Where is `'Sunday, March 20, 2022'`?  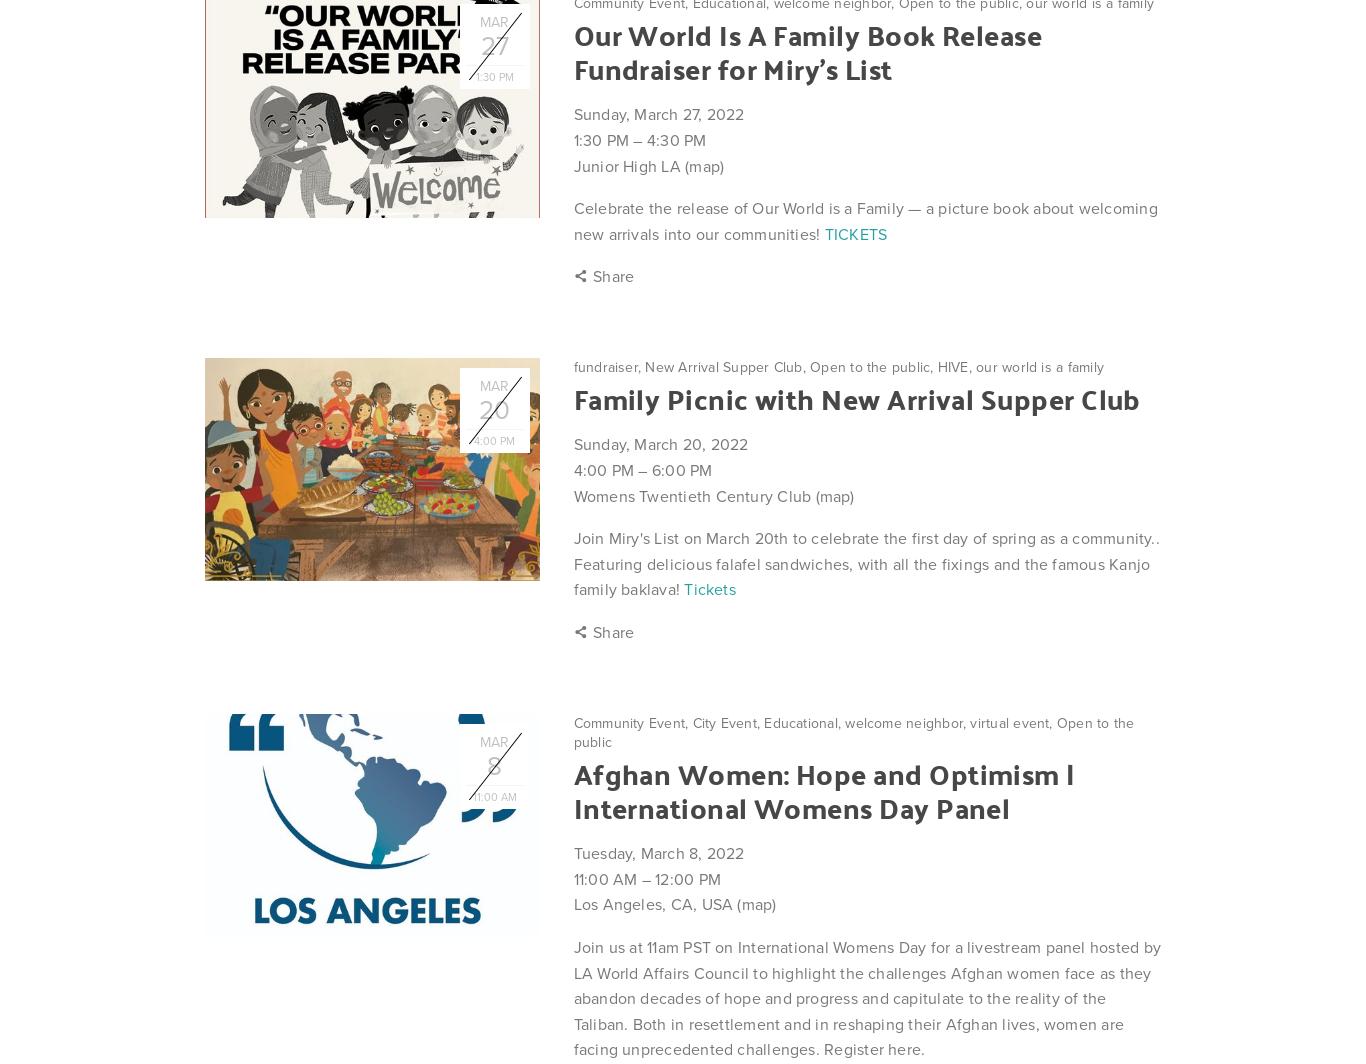
'Sunday, March 20, 2022' is located at coordinates (659, 444).